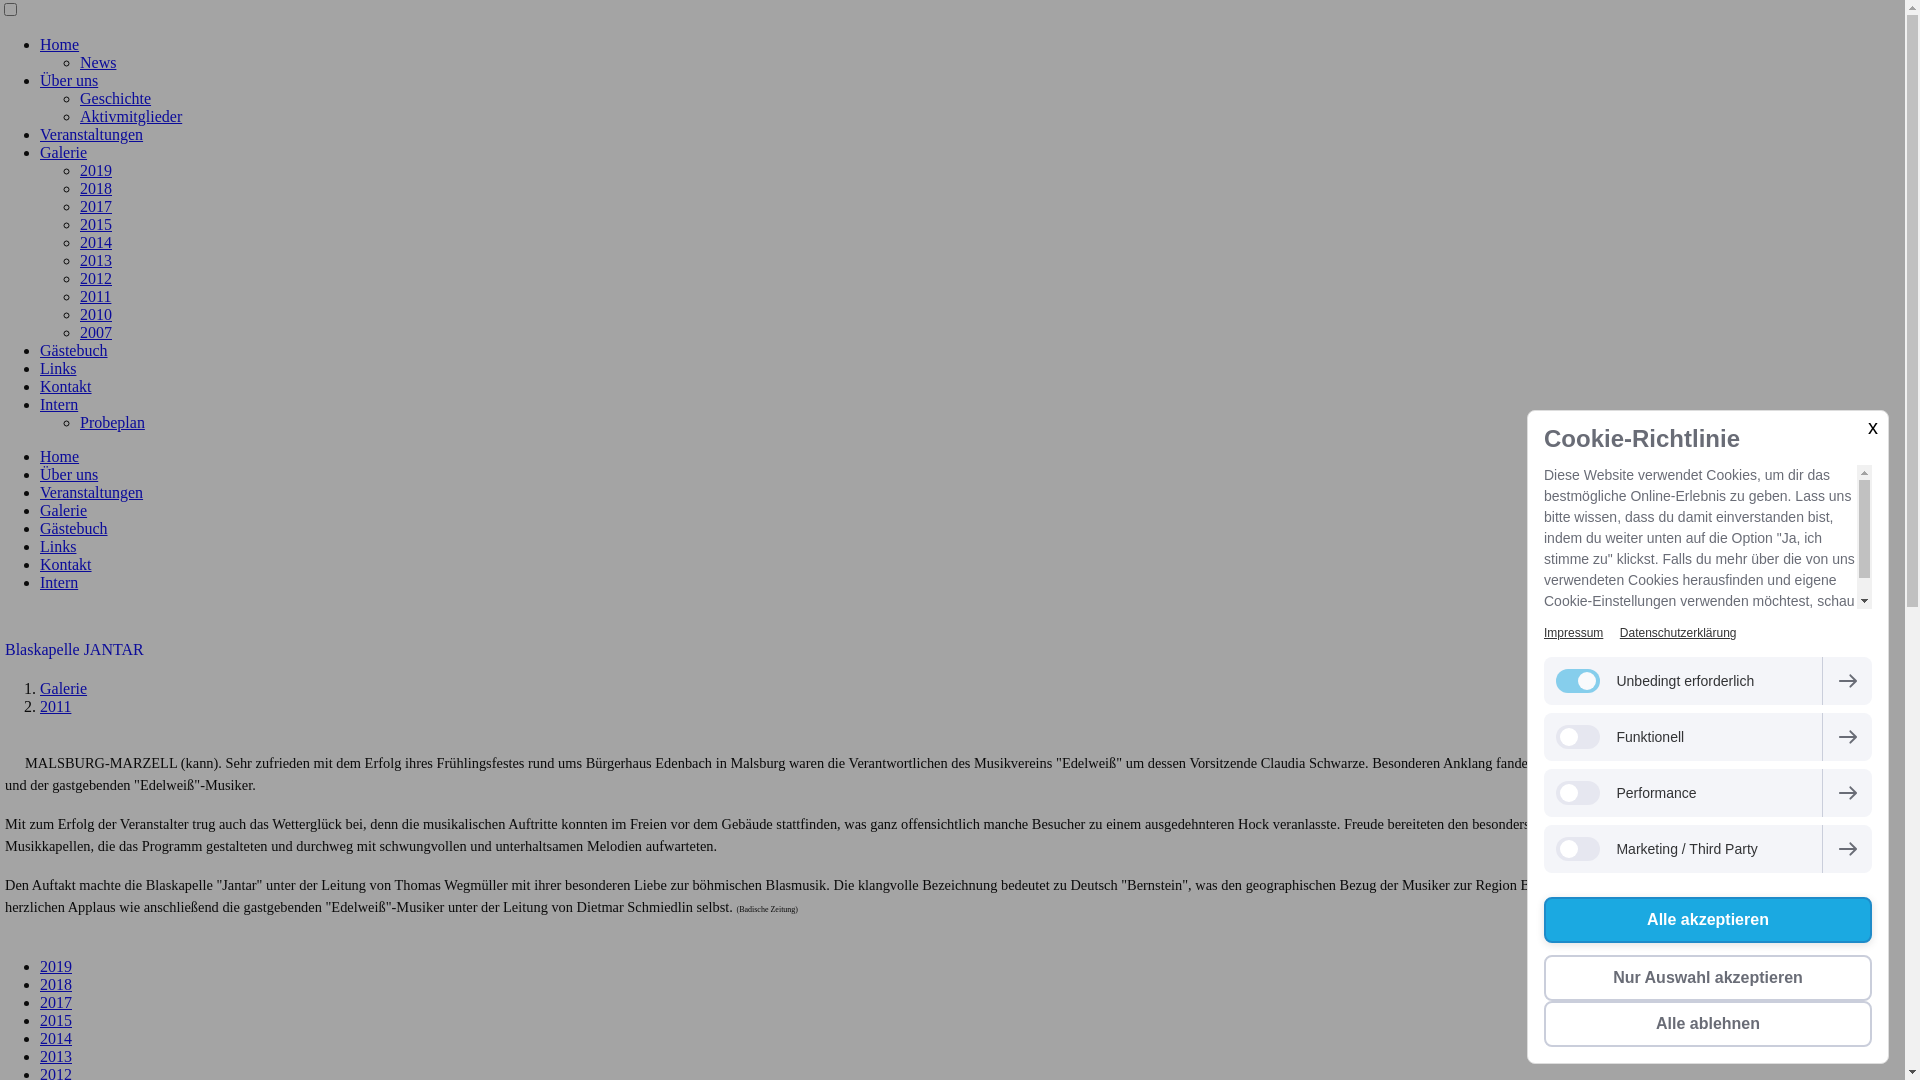 This screenshot has width=1920, height=1080. Describe the element at coordinates (58, 582) in the screenshot. I see `'Intern'` at that location.